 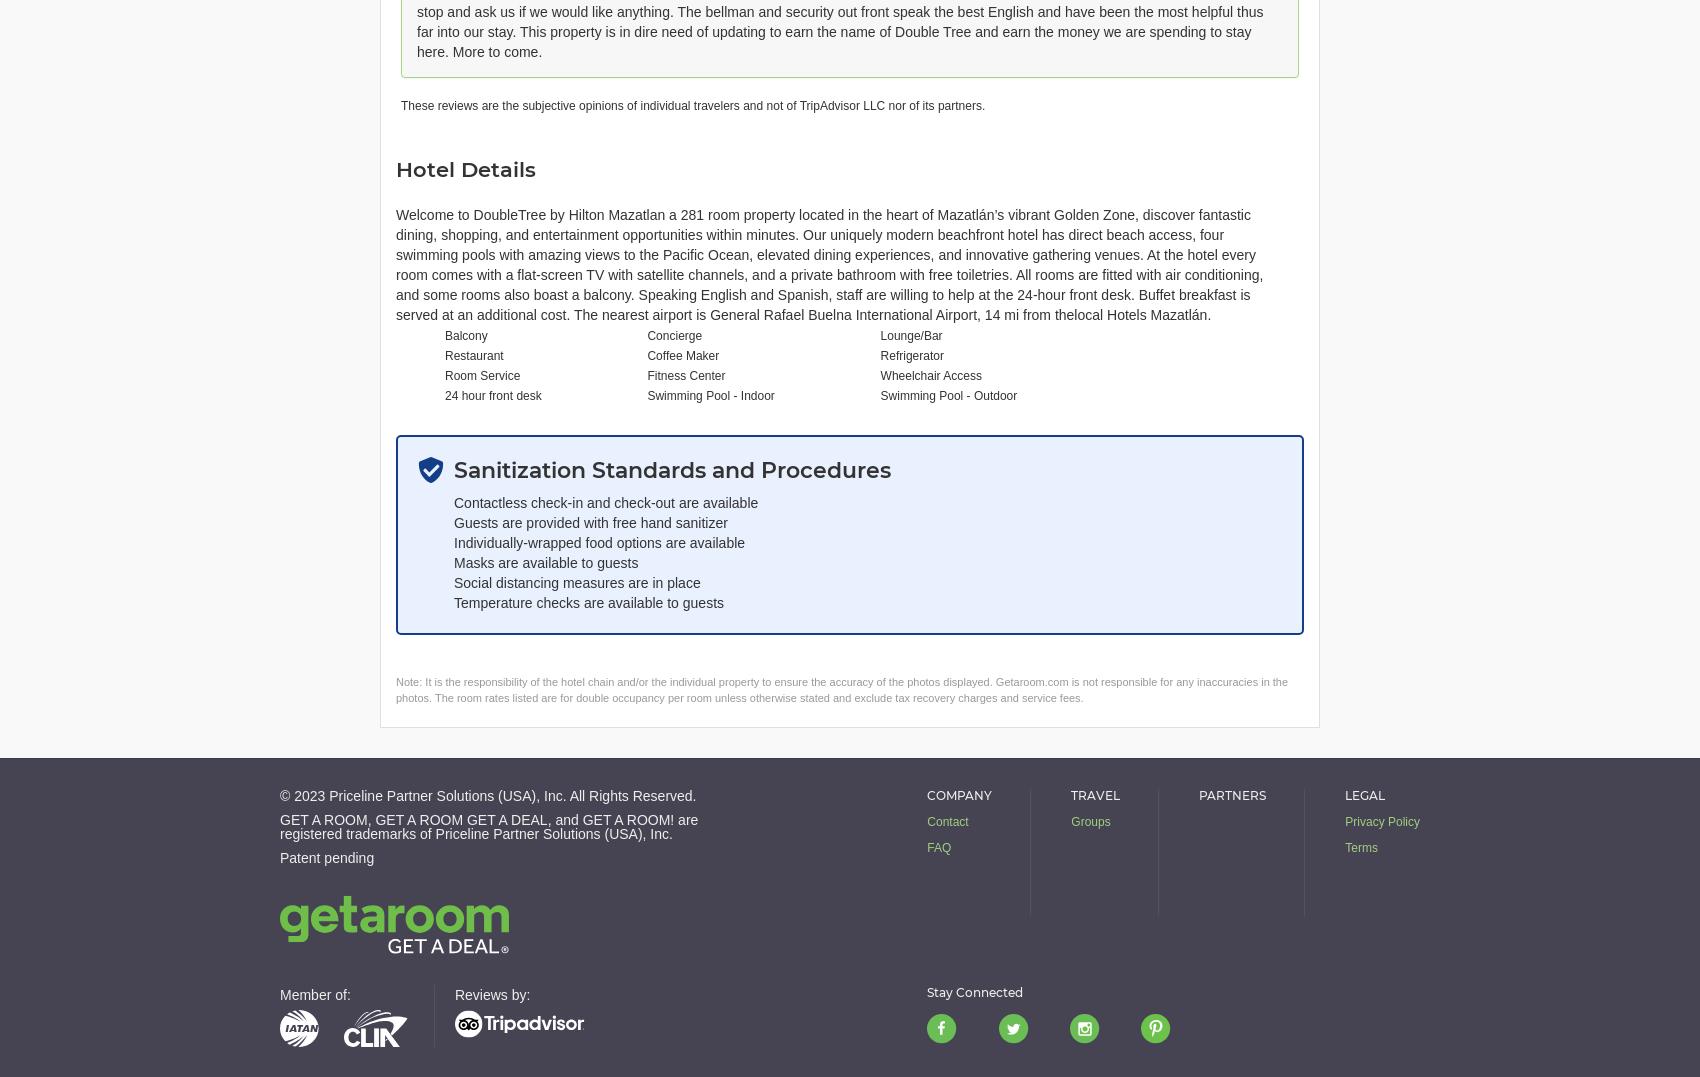 I want to click on 'These reviews are the subjective opinions of individual travelers and not of TripAdvisor LLC nor of its partners.', so click(x=692, y=104).